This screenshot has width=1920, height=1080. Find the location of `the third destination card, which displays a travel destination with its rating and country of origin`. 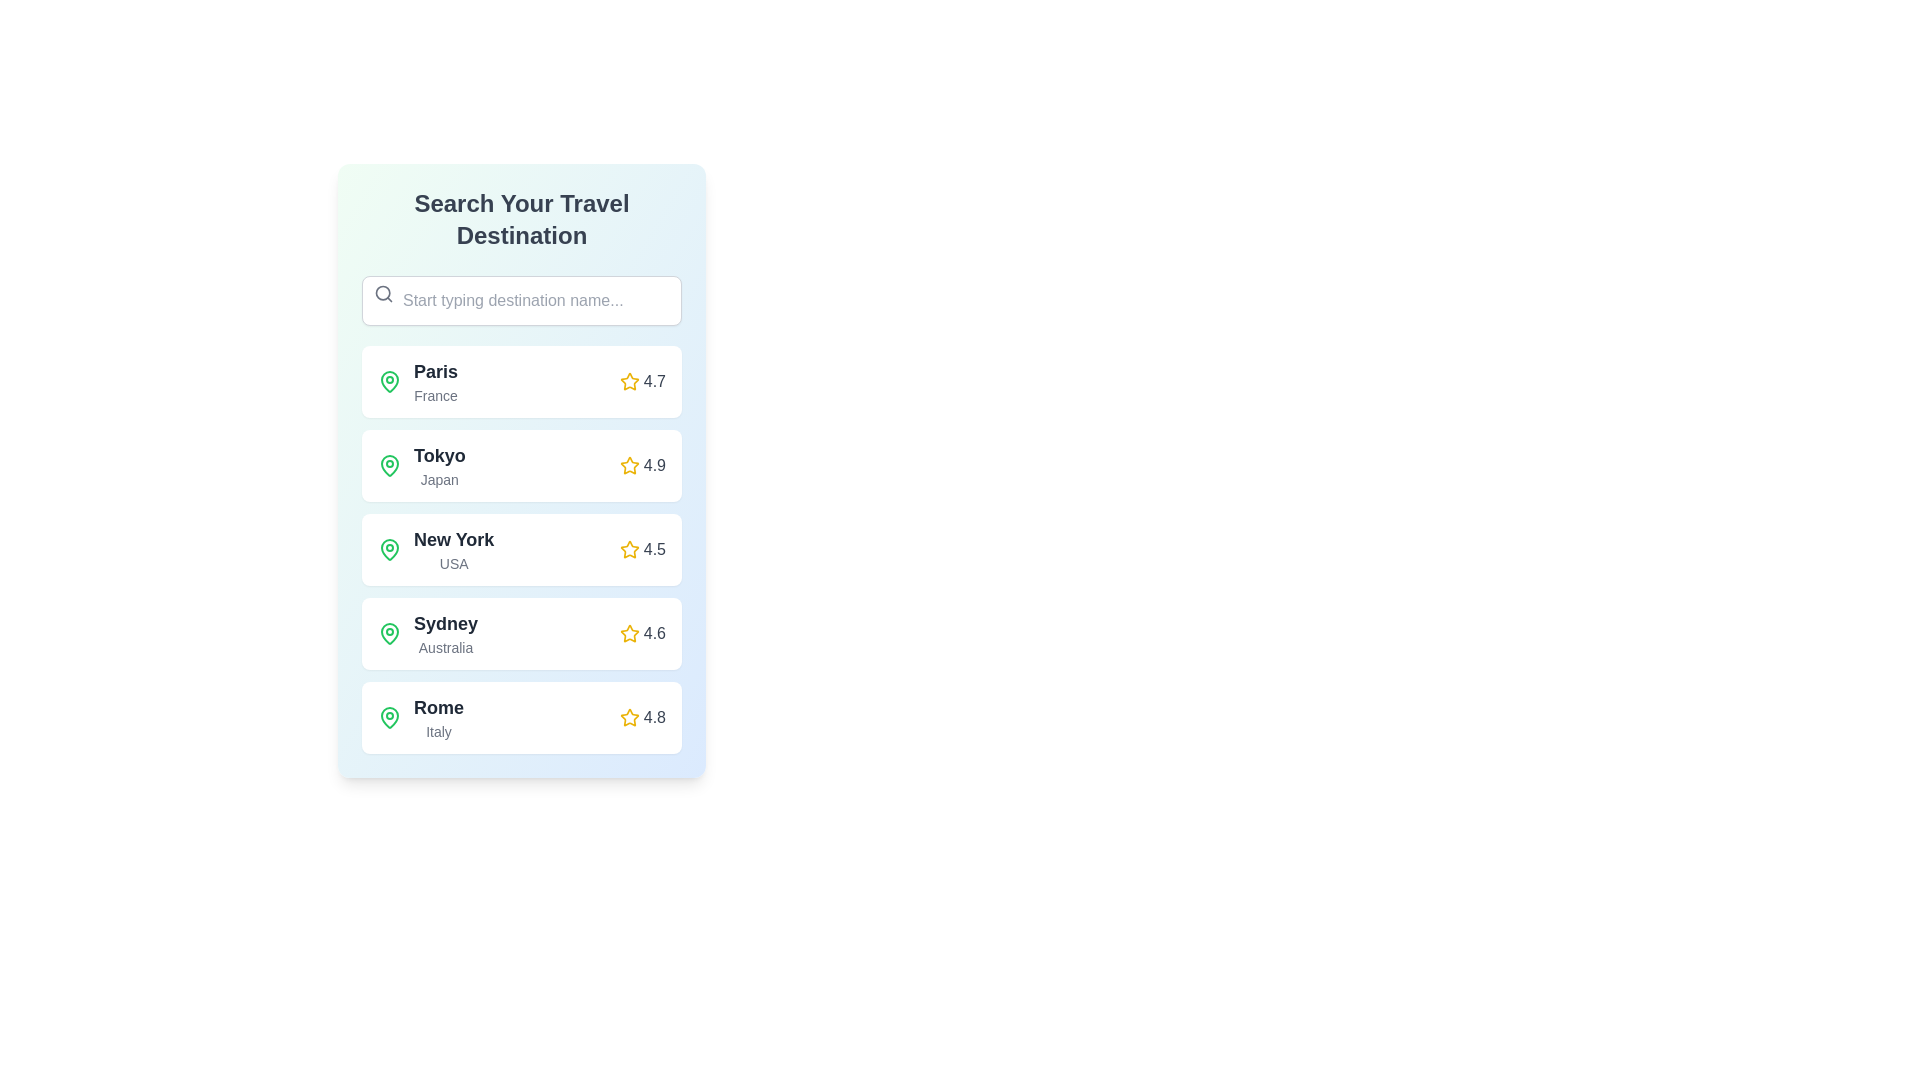

the third destination card, which displays a travel destination with its rating and country of origin is located at coordinates (522, 550).